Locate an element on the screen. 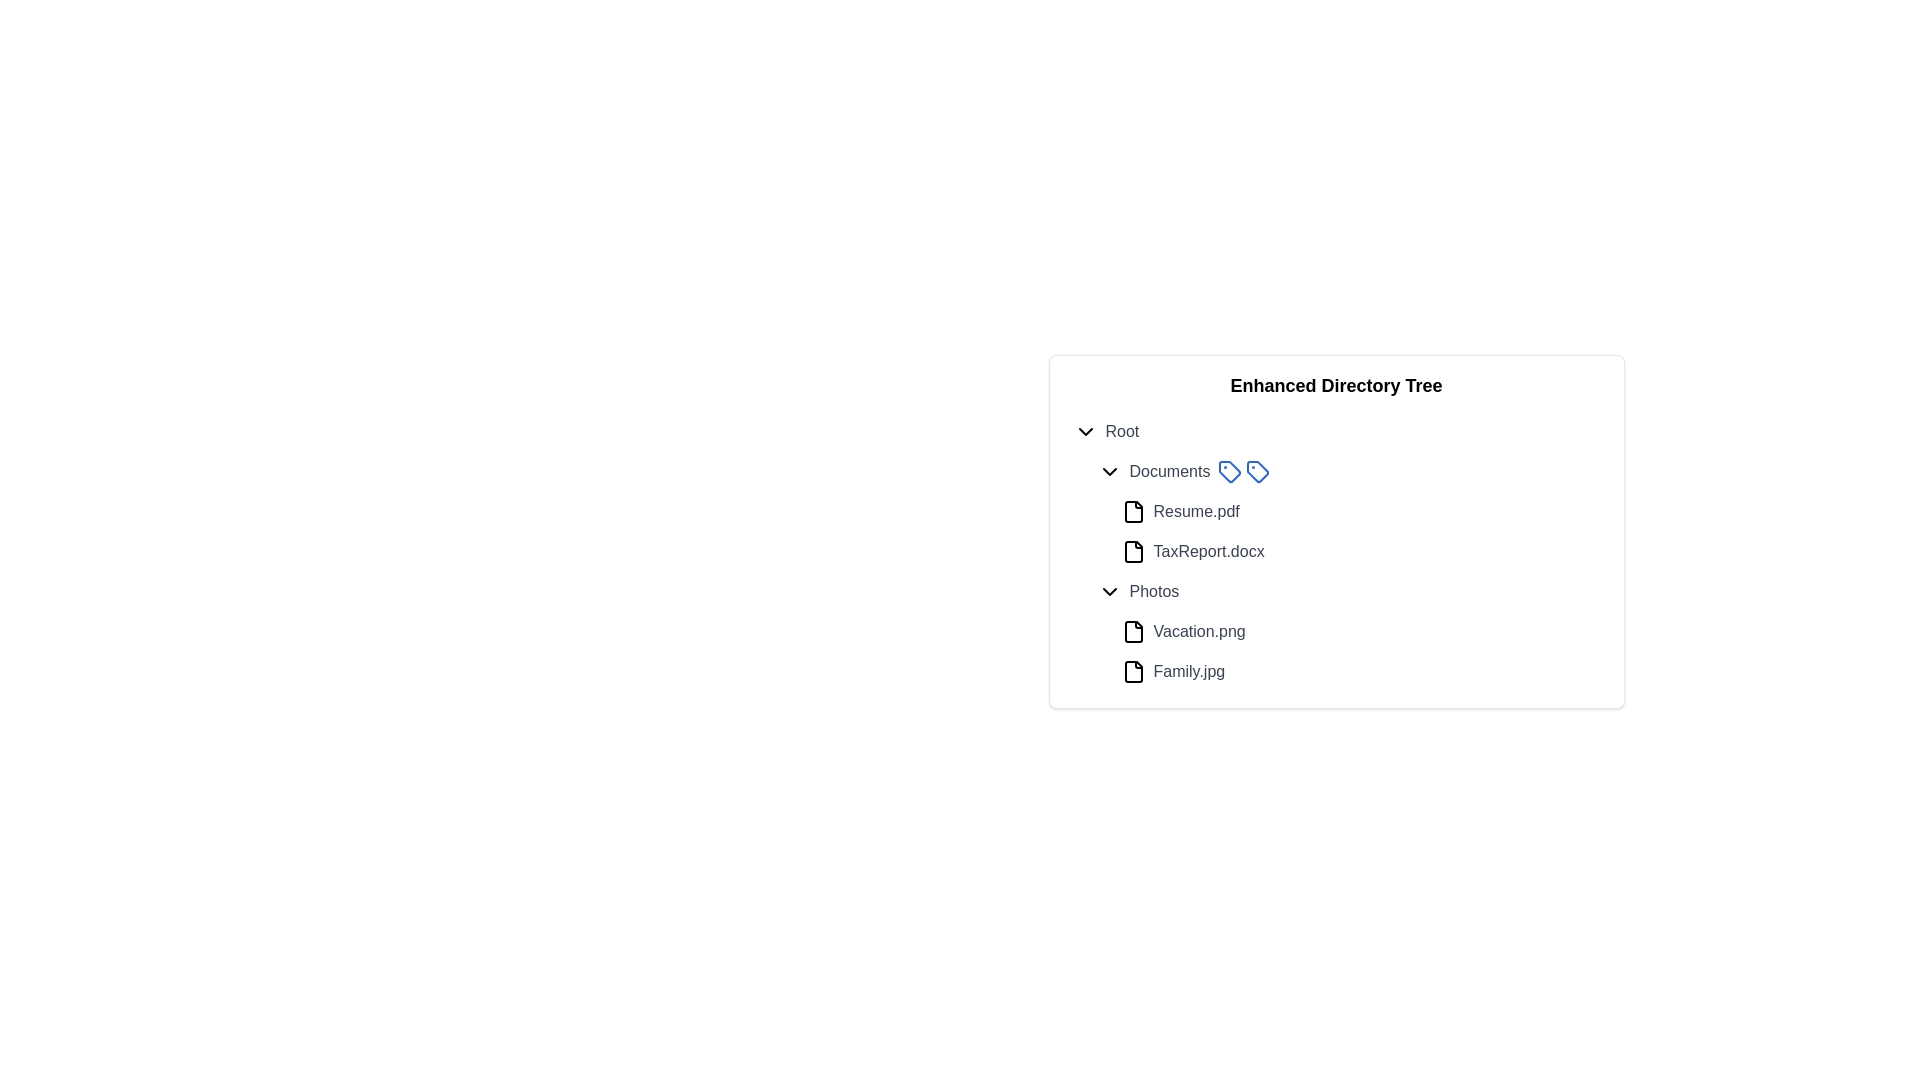 This screenshot has height=1080, width=1920. the list item element representing the file 'Vacation.png' or 'Family.jpg' is located at coordinates (1348, 632).